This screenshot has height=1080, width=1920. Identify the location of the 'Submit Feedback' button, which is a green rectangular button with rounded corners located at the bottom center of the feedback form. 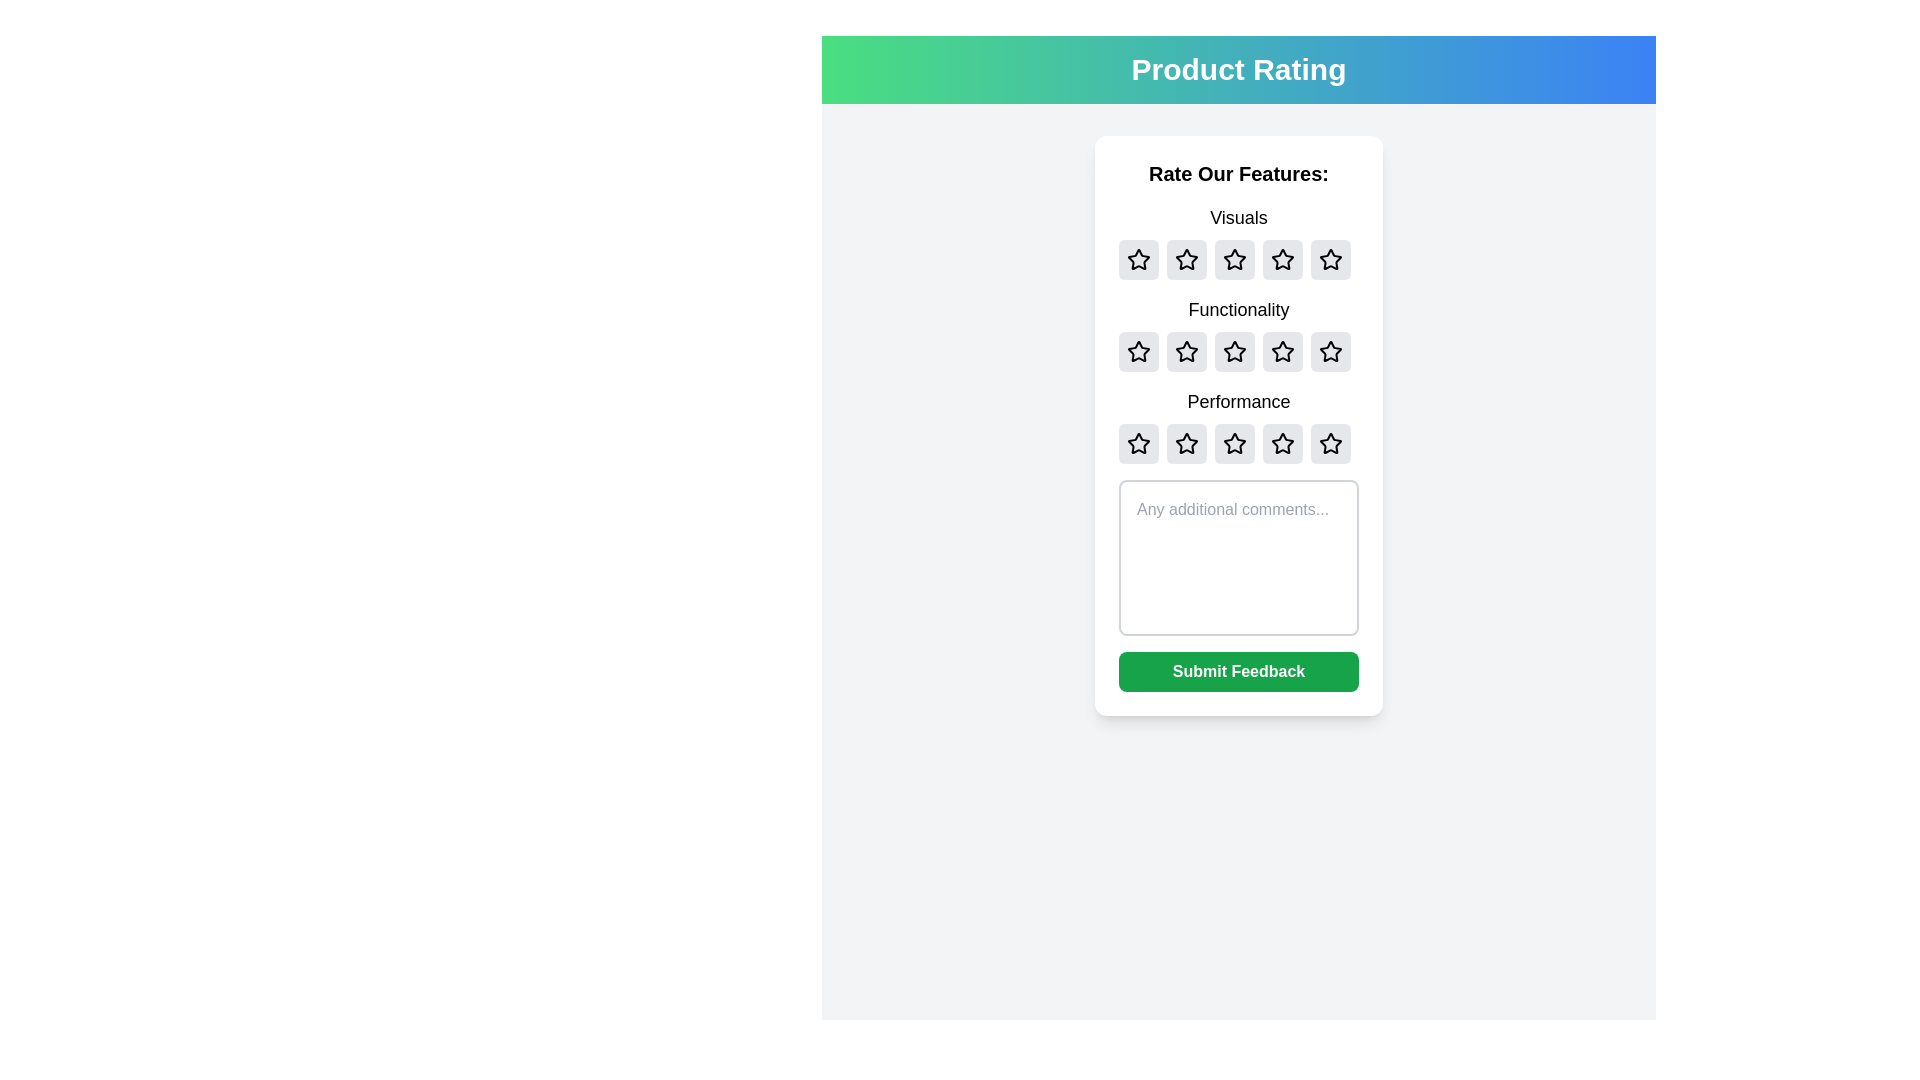
(1237, 671).